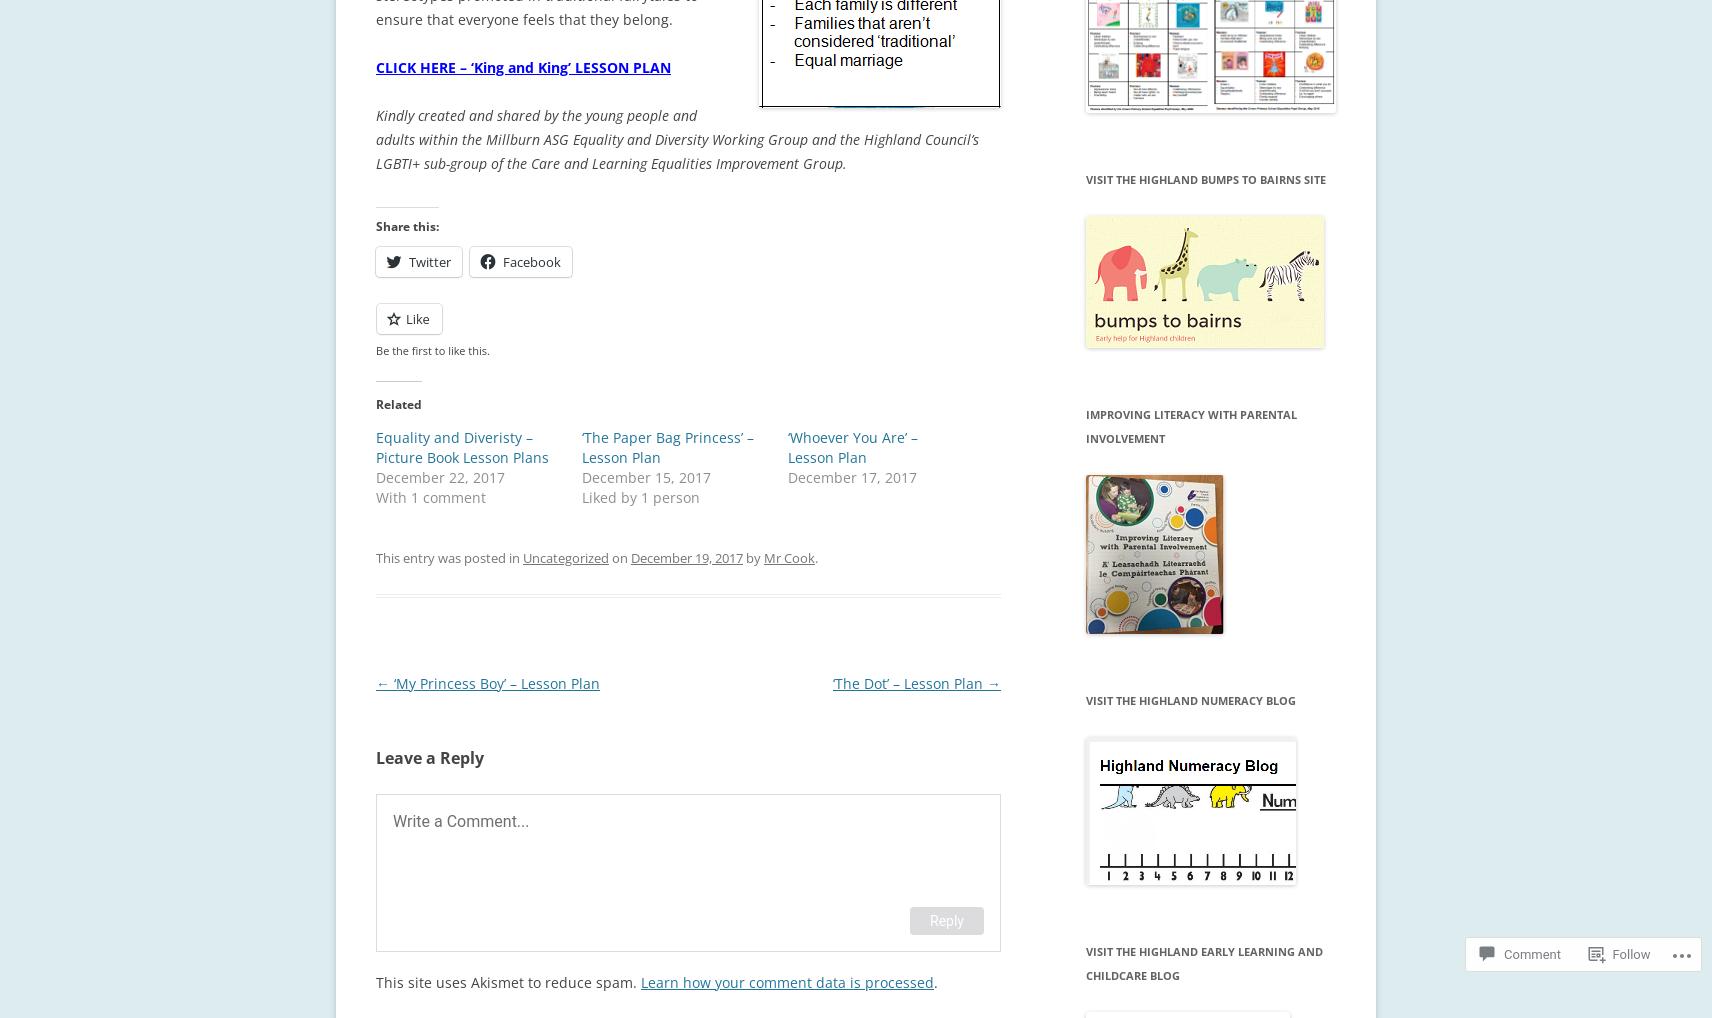 Image resolution: width=1712 pixels, height=1018 pixels. Describe the element at coordinates (908, 682) in the screenshot. I see `'‘The Dot’ – Lesson Plan'` at that location.